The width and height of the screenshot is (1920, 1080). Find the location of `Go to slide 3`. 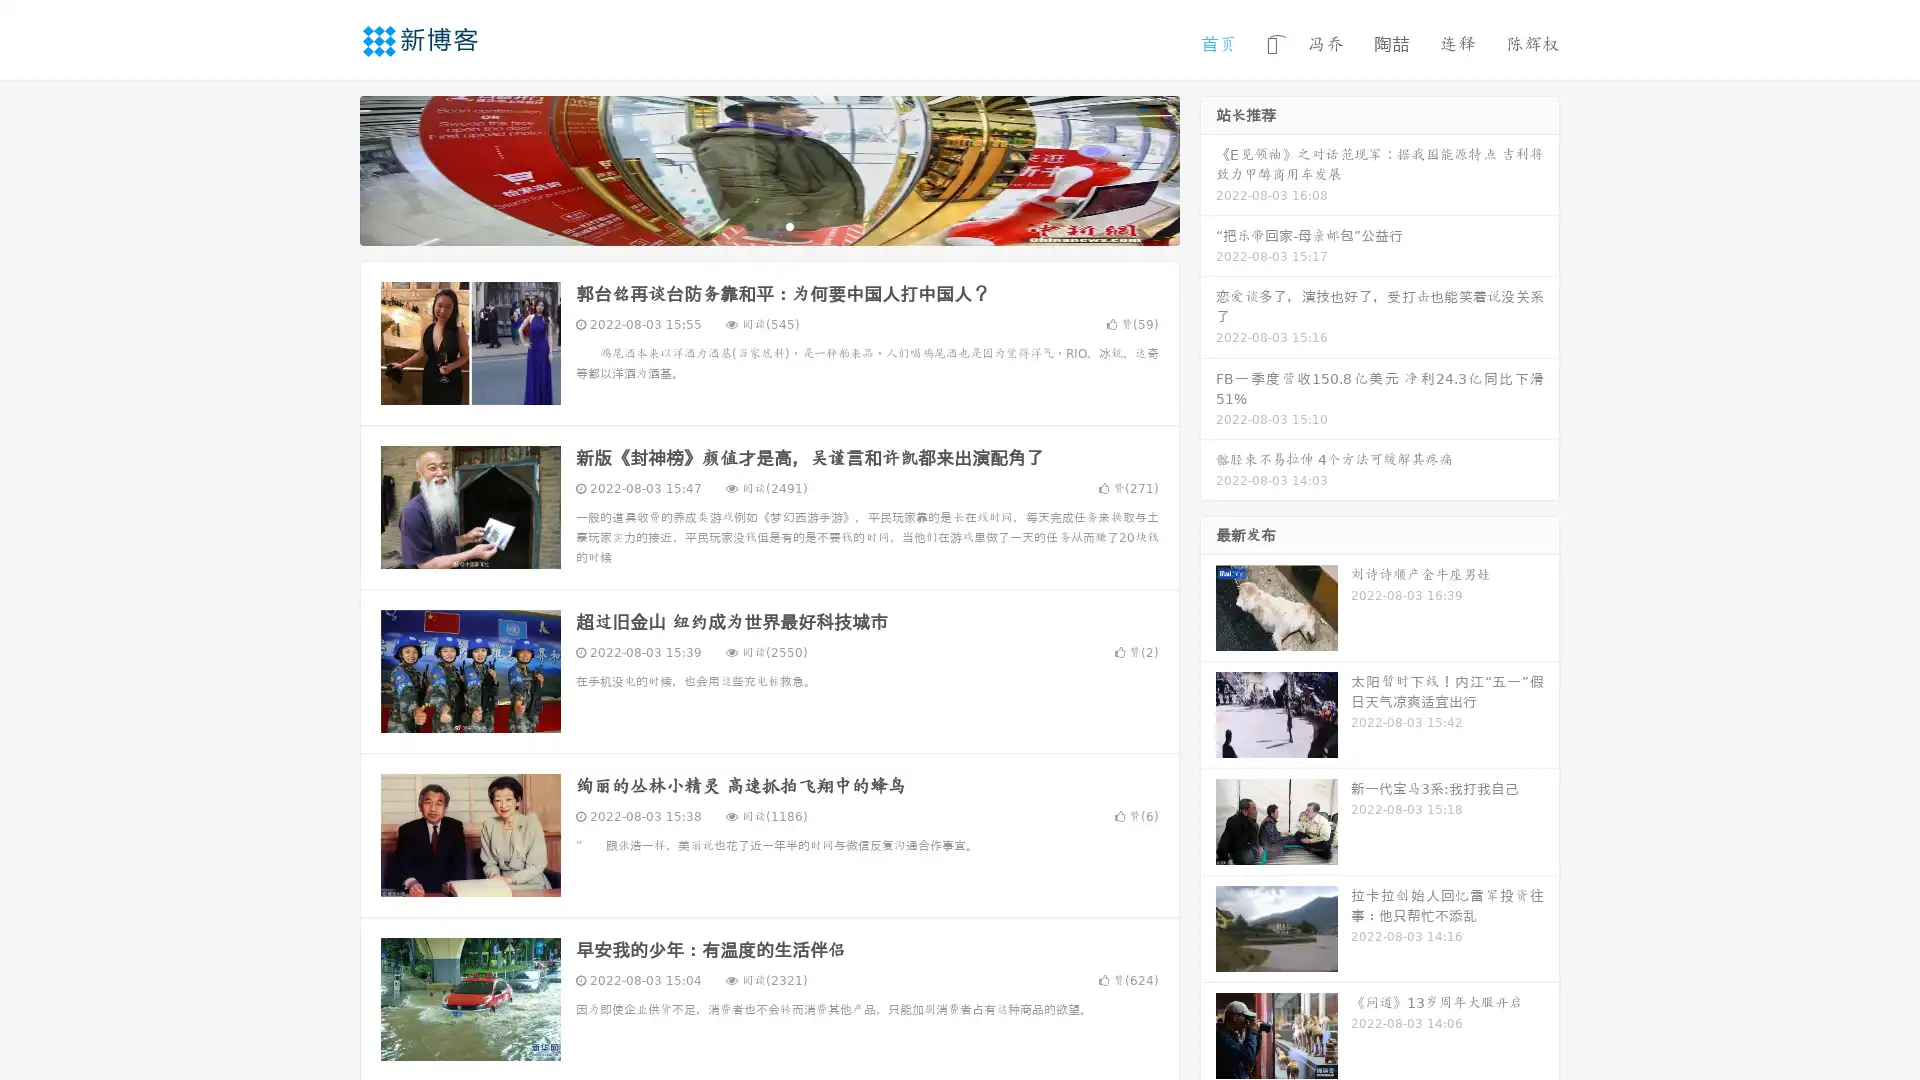

Go to slide 3 is located at coordinates (789, 225).